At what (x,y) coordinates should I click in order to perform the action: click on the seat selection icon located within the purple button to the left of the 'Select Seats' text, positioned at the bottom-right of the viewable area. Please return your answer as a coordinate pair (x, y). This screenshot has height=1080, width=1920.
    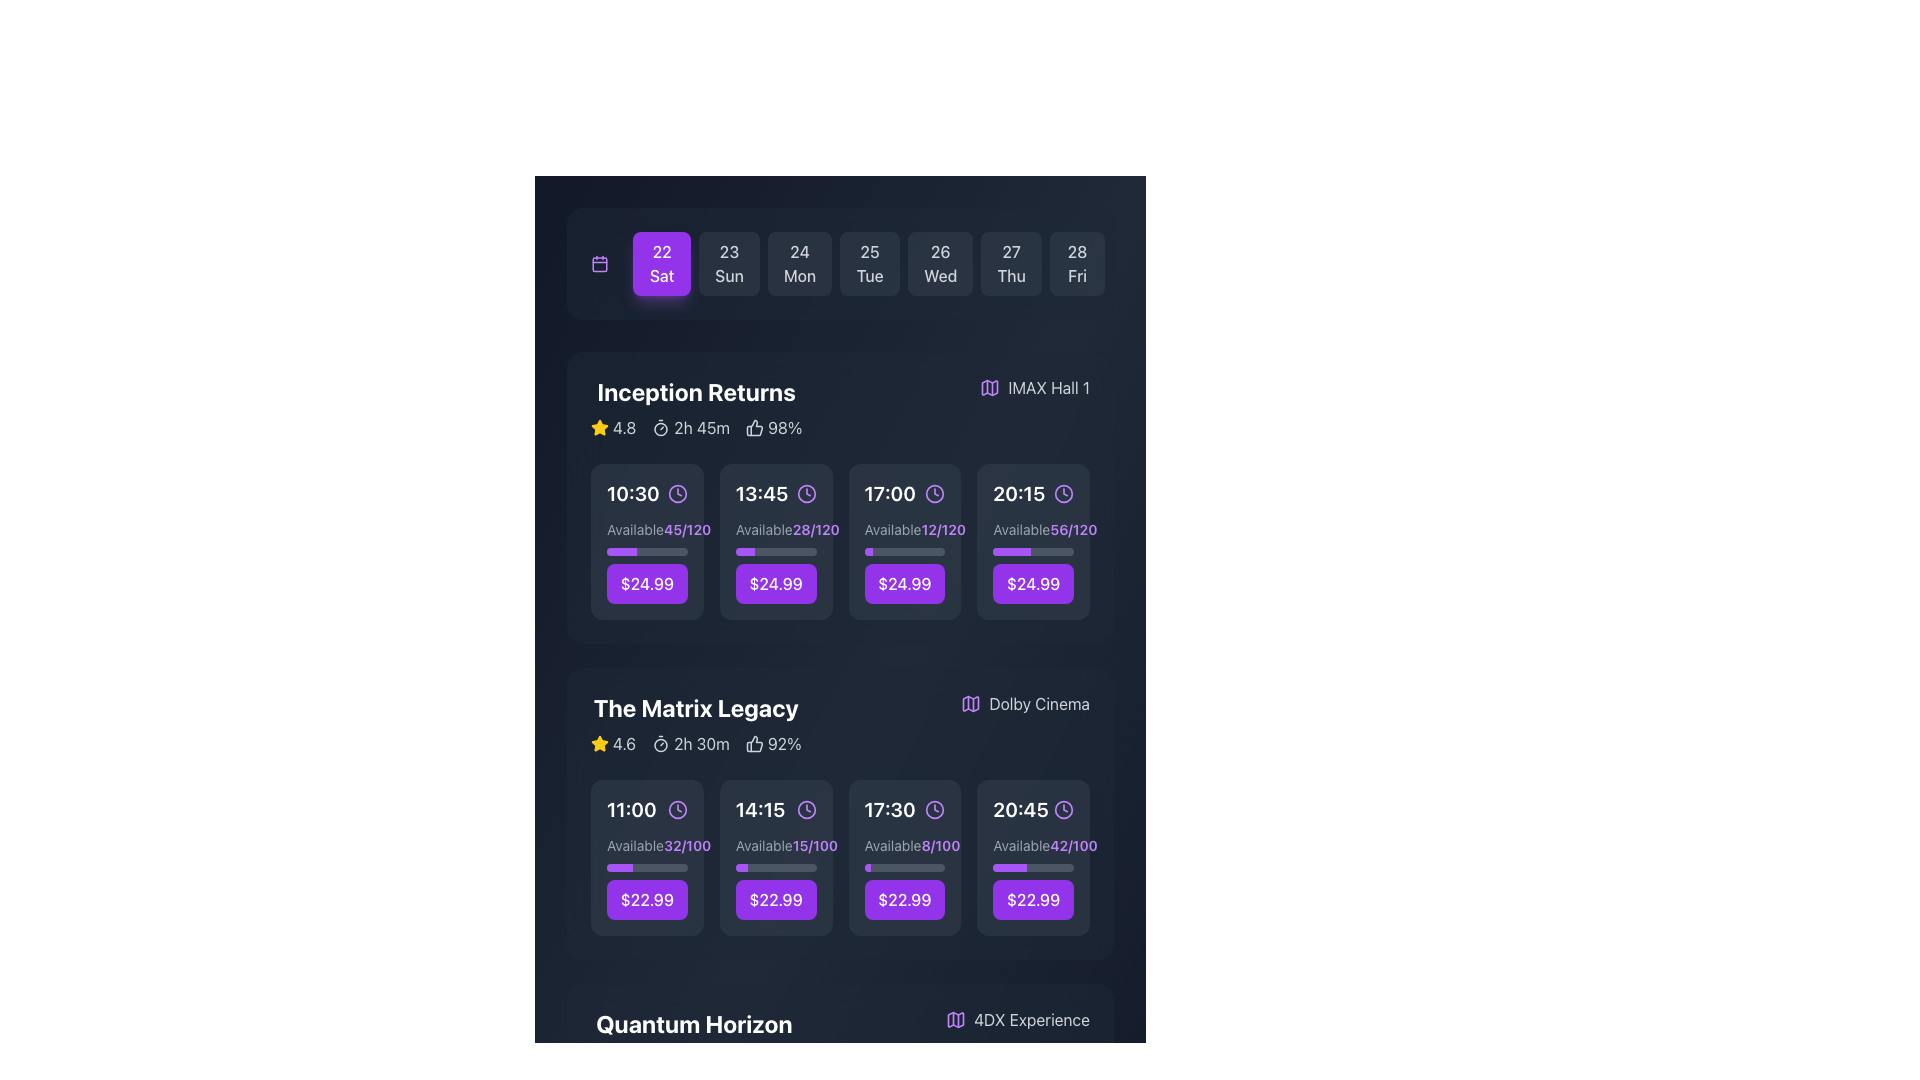
    Looking at the image, I should click on (615, 856).